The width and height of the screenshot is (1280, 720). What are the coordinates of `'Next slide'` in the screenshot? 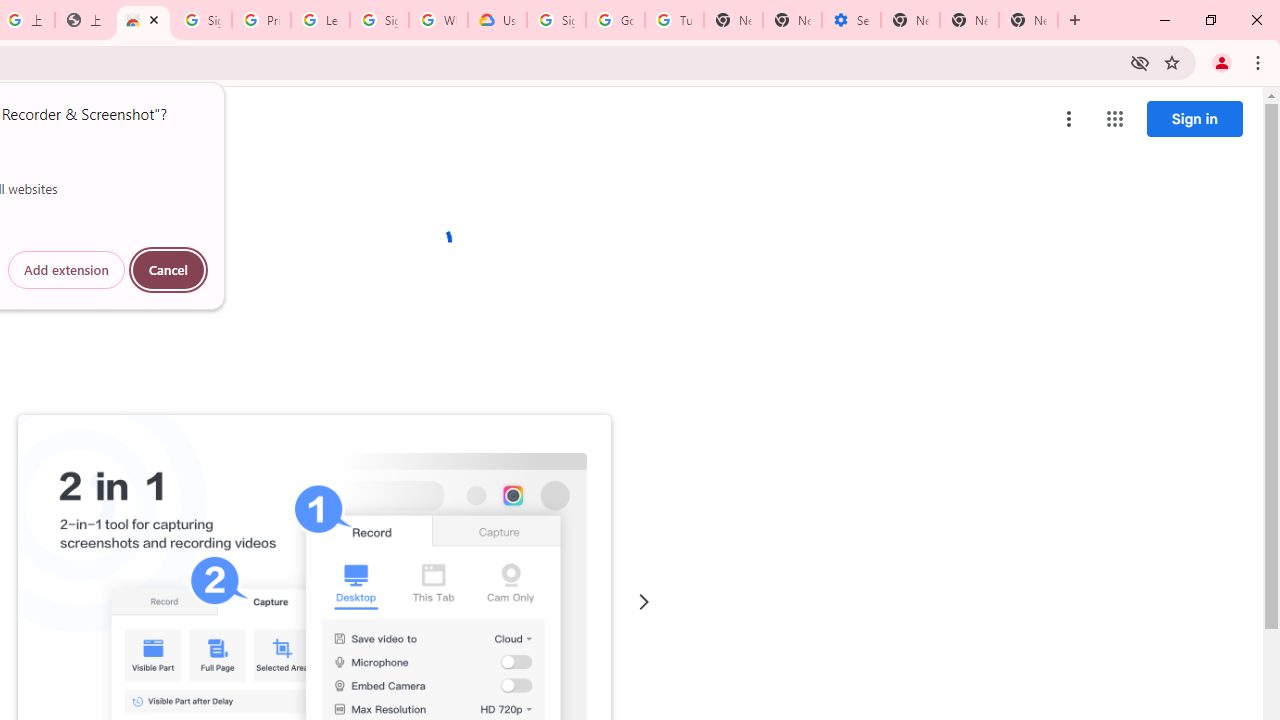 It's located at (643, 601).